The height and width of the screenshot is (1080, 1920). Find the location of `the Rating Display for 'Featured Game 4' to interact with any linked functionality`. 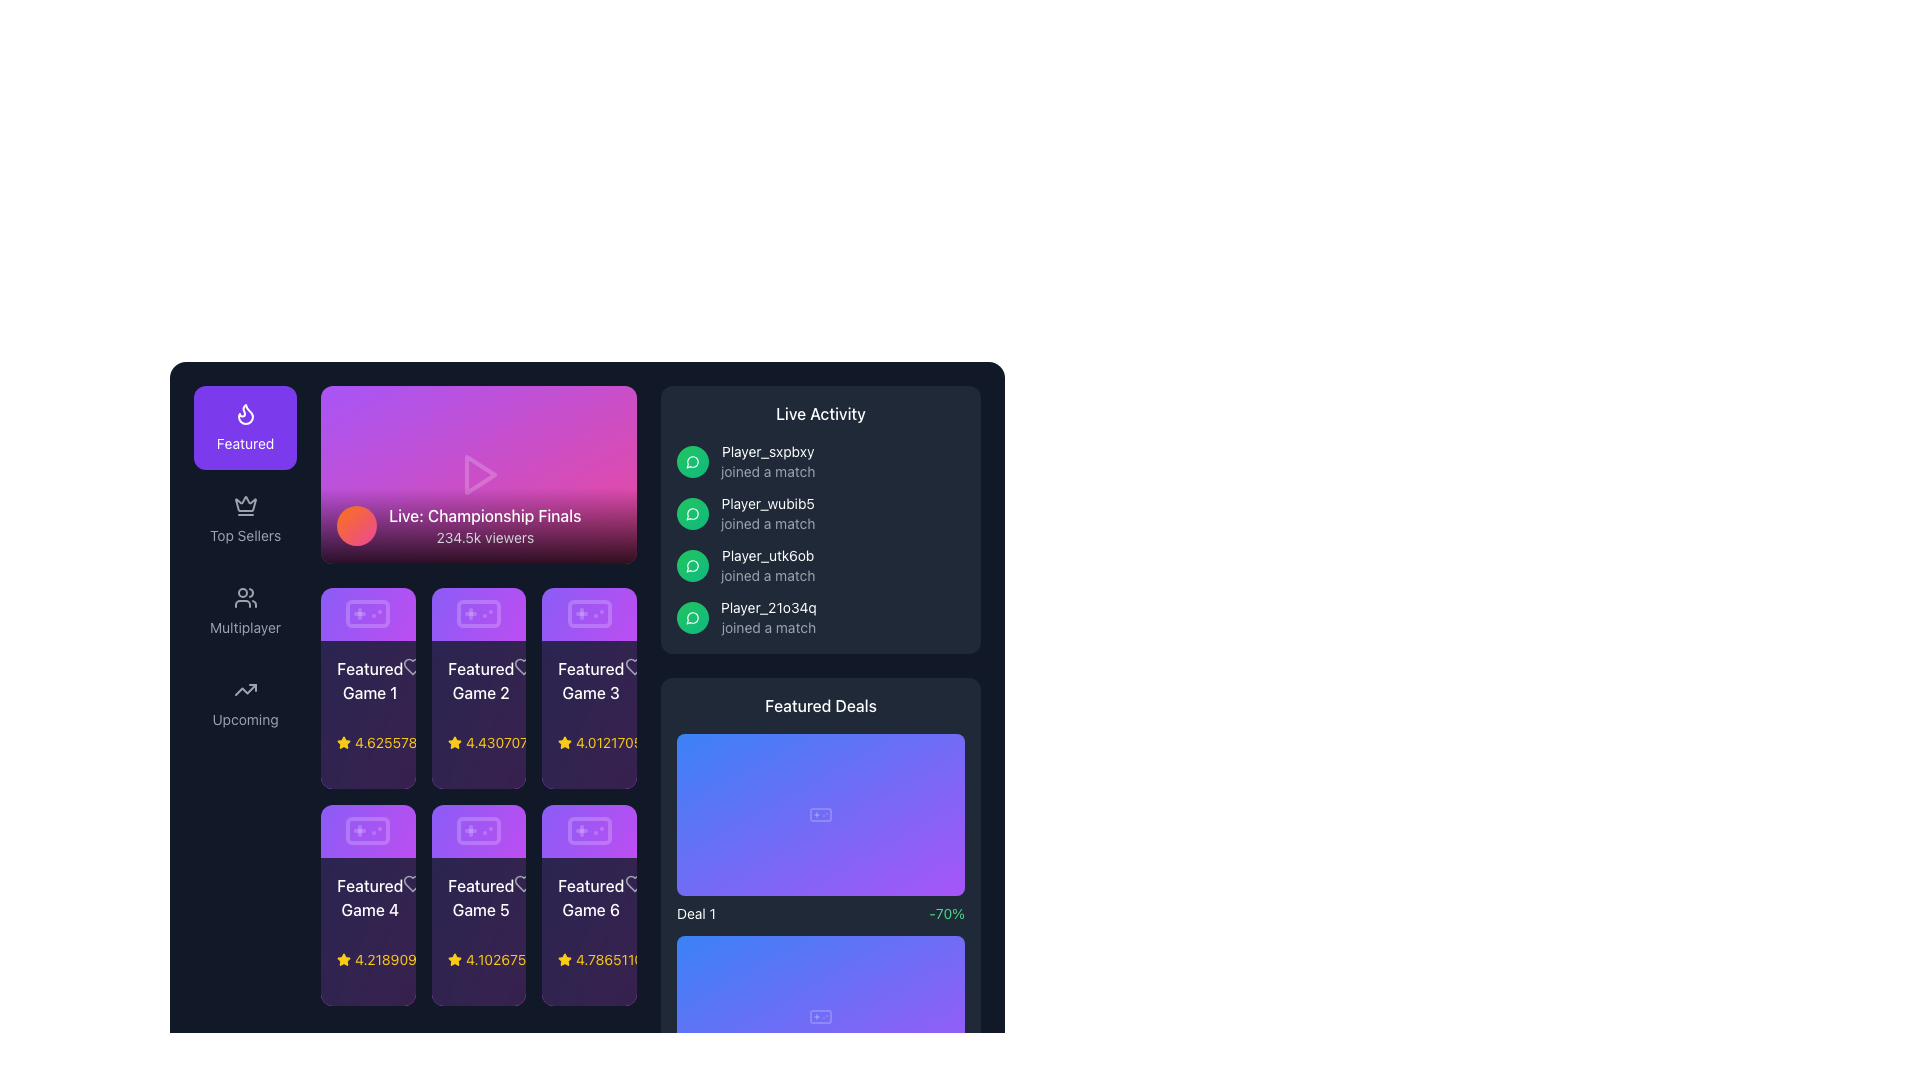

the Rating Display for 'Featured Game 4' to interact with any linked functionality is located at coordinates (368, 959).